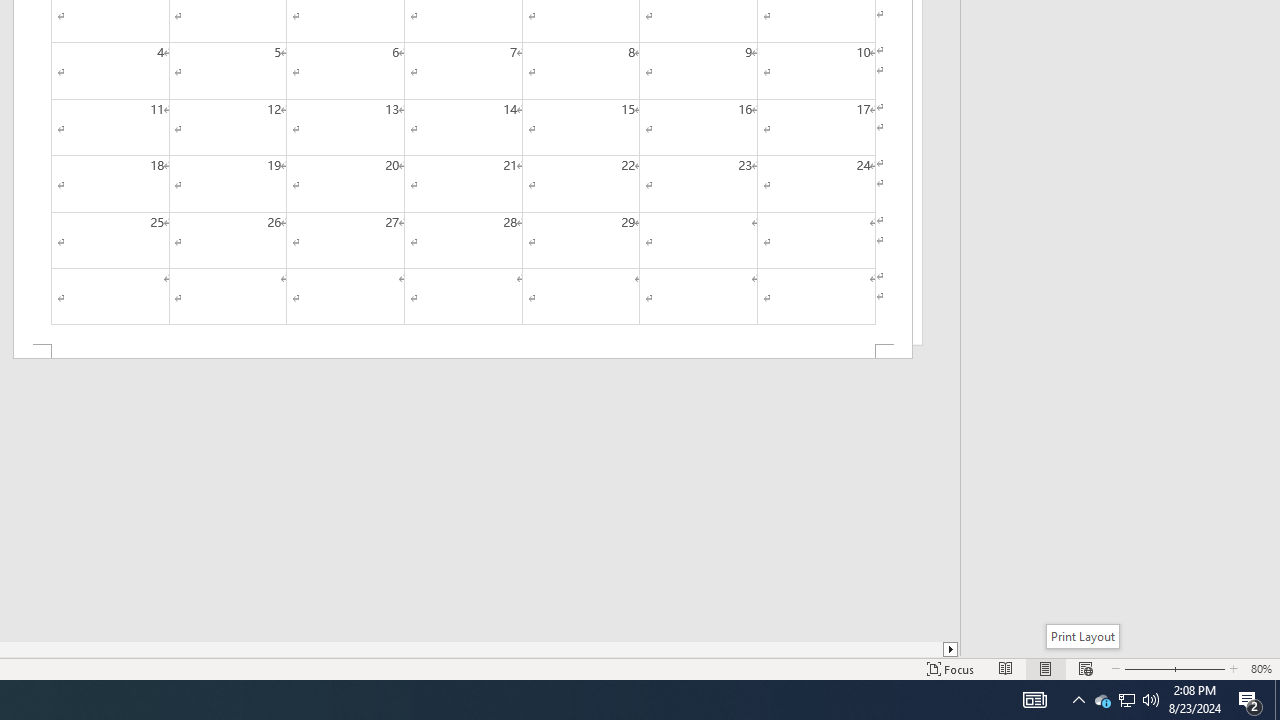 This screenshot has width=1280, height=720. I want to click on 'Web Layout', so click(1085, 669).